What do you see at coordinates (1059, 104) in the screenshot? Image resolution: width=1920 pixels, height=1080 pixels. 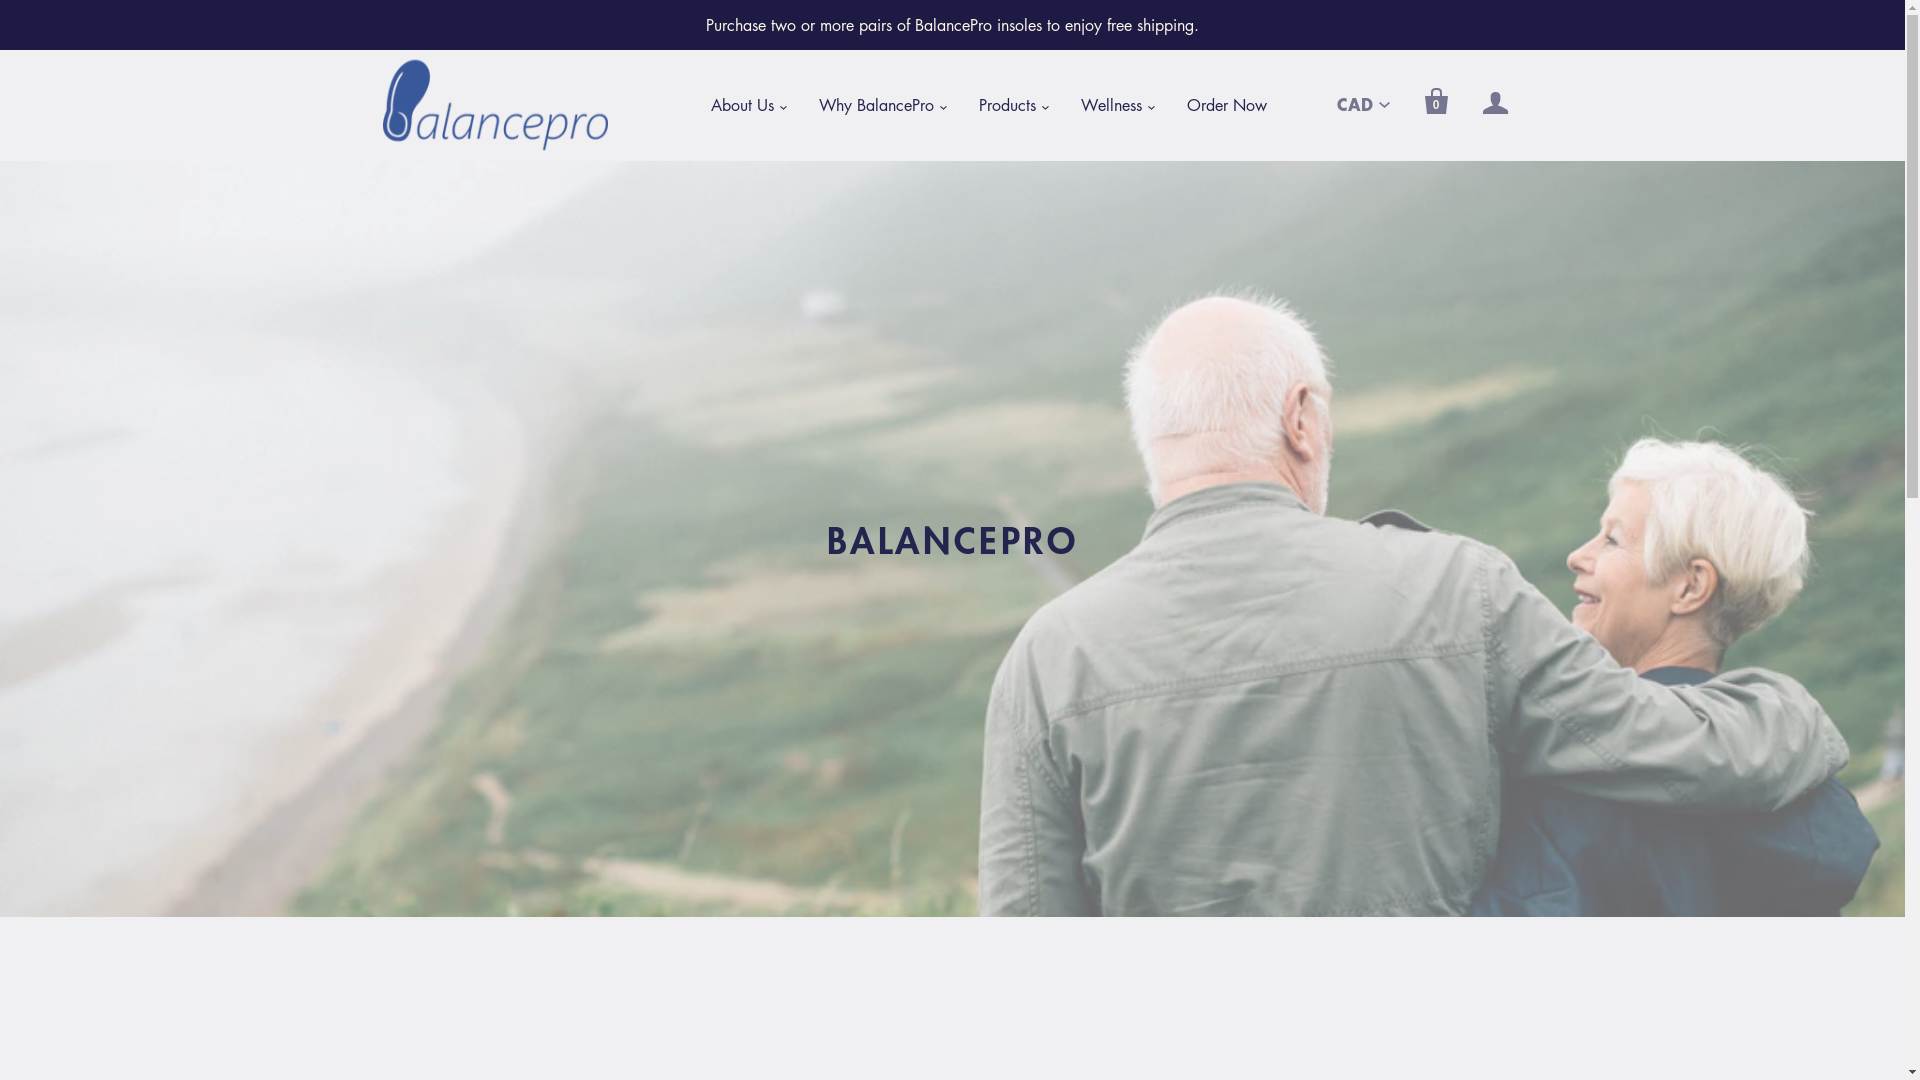 I see `'Wellness'` at bounding box center [1059, 104].